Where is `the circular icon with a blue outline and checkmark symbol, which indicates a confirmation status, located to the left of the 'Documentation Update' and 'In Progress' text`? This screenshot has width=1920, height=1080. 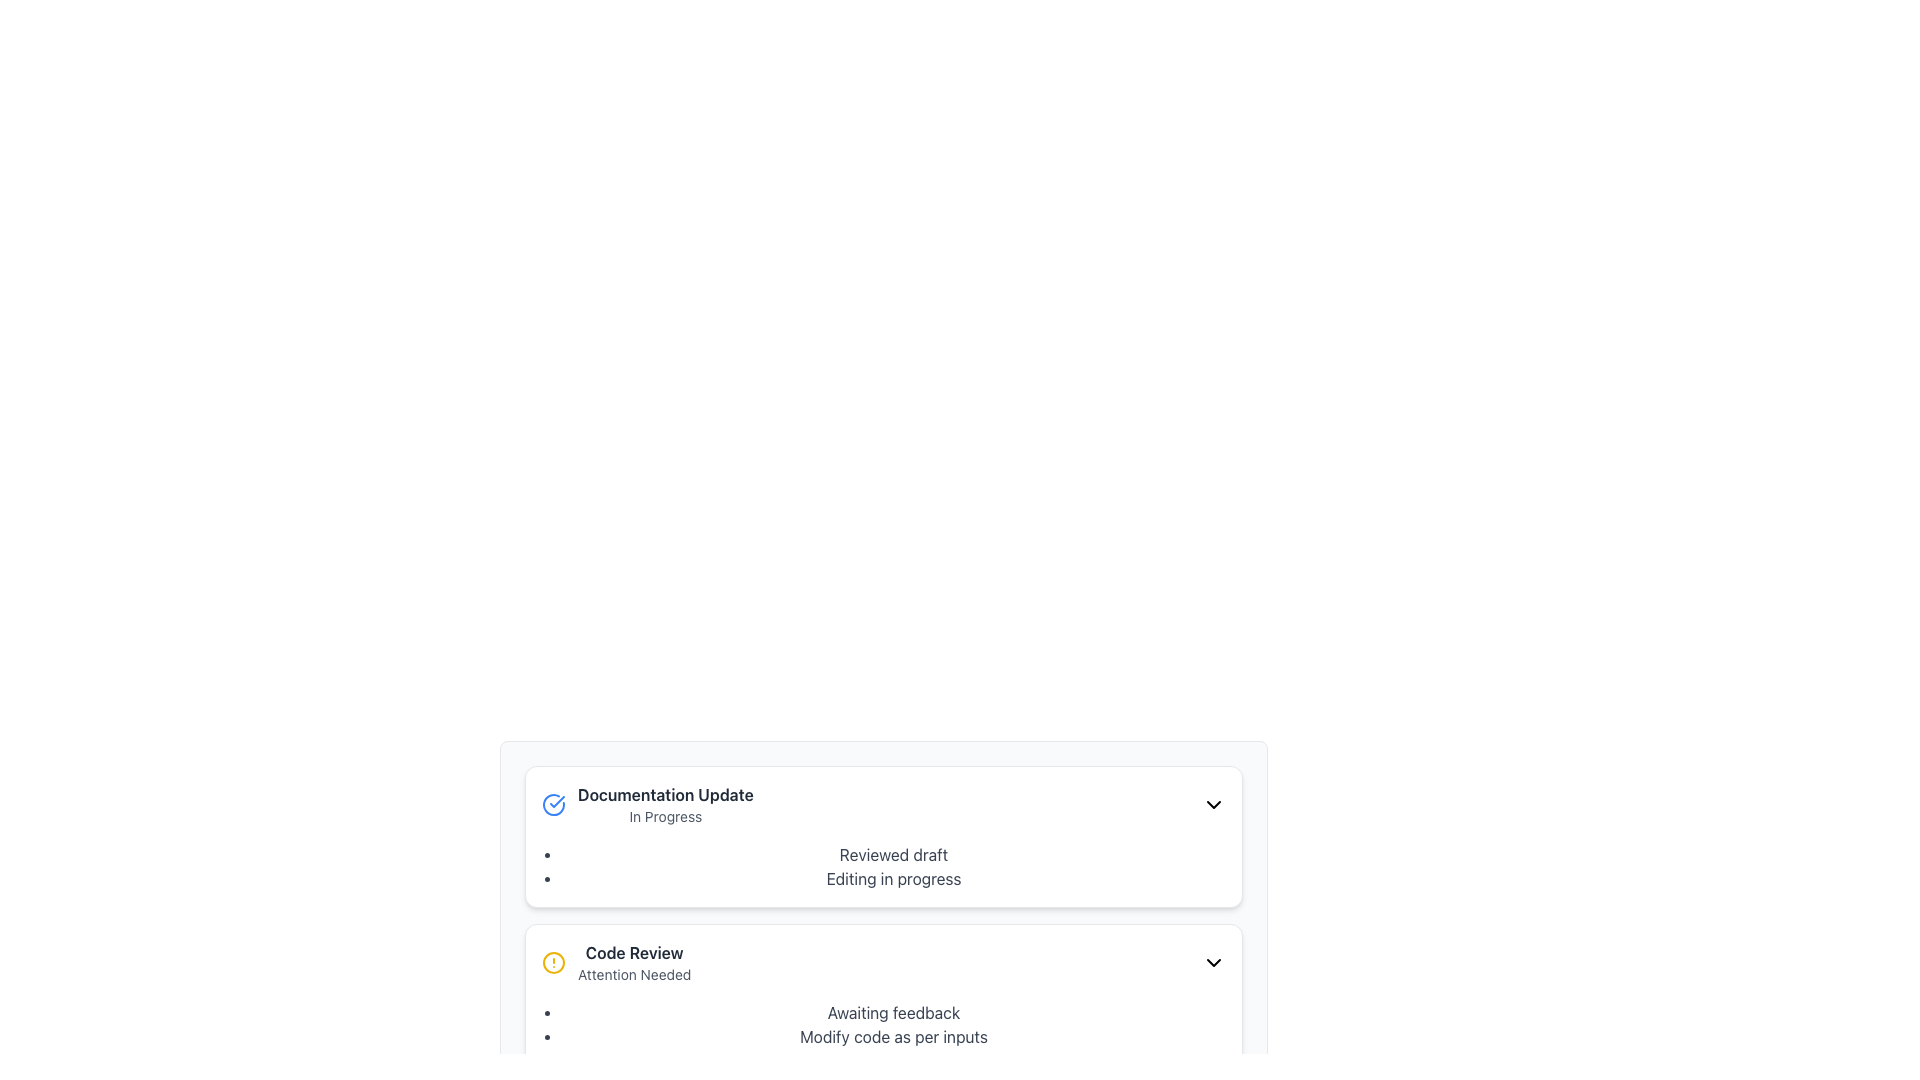 the circular icon with a blue outline and checkmark symbol, which indicates a confirmation status, located to the left of the 'Documentation Update' and 'In Progress' text is located at coordinates (553, 804).